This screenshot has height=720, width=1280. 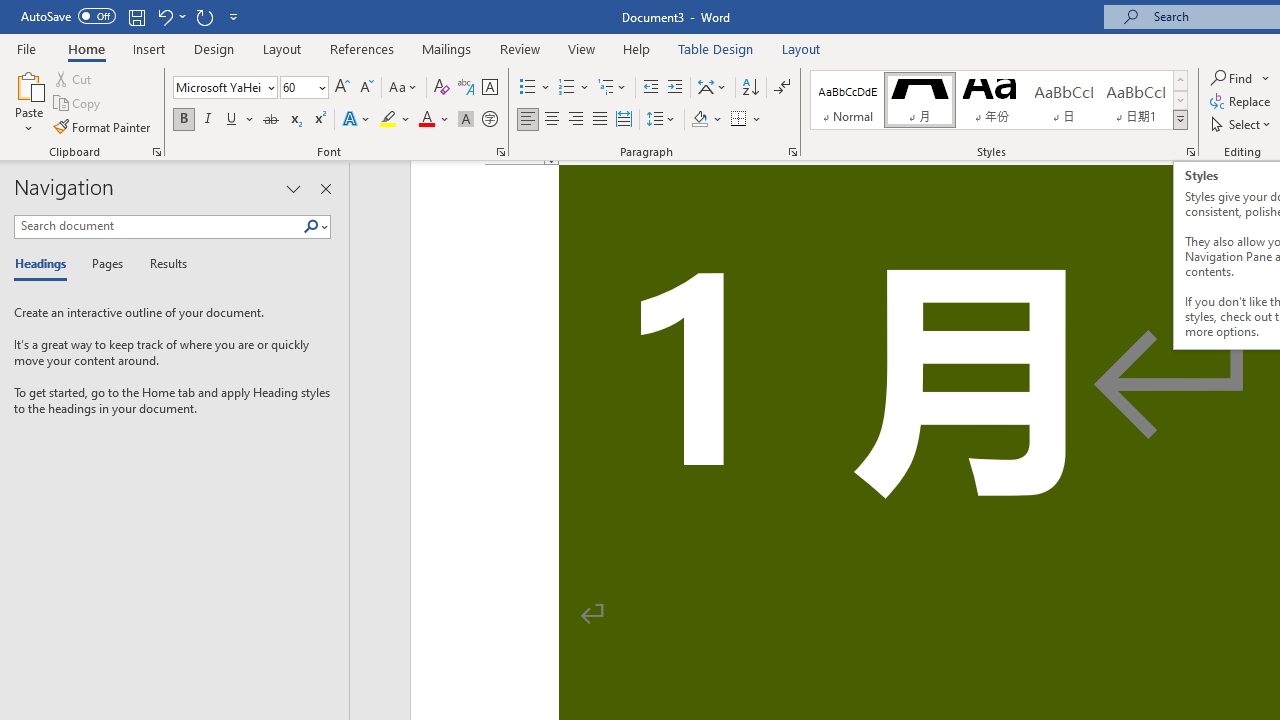 I want to click on 'Align Left', so click(x=528, y=119).